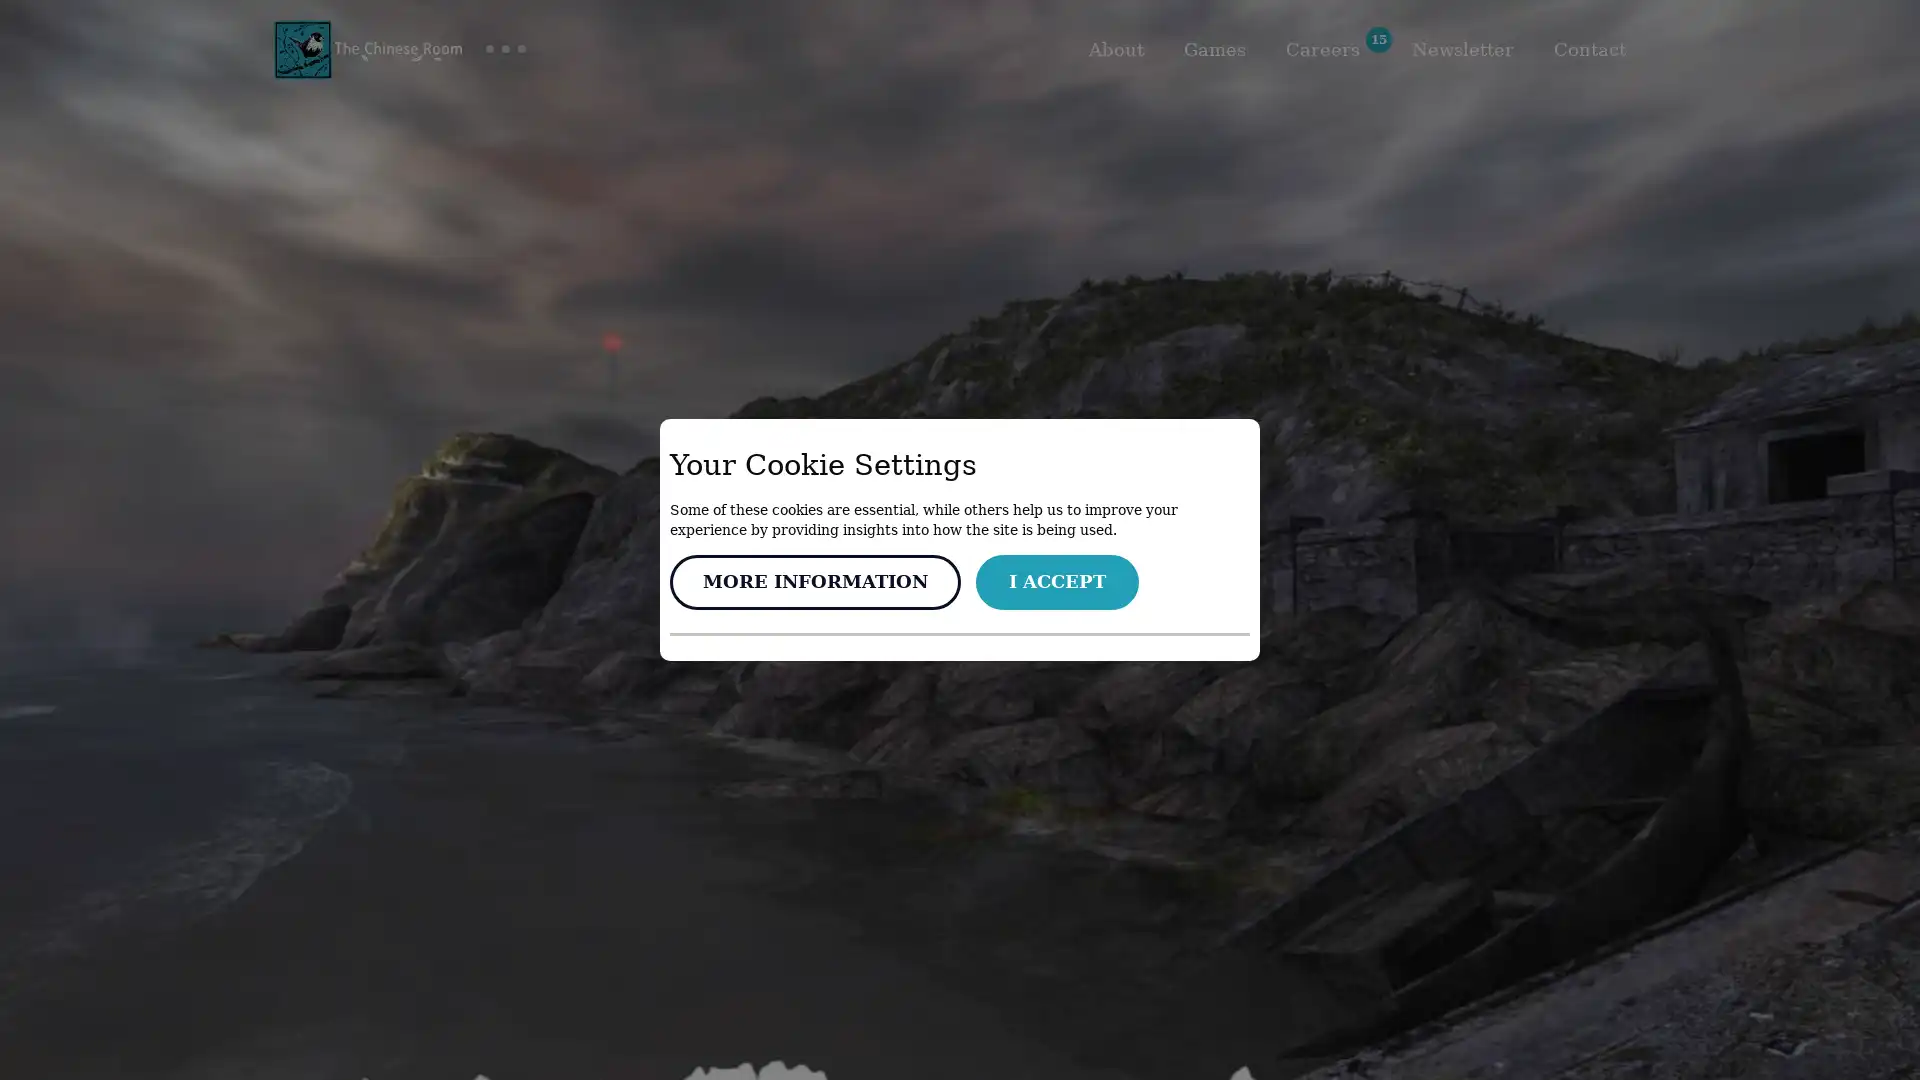 The image size is (1920, 1080). What do you see at coordinates (504, 48) in the screenshot?
I see `Toggle group navigation` at bounding box center [504, 48].